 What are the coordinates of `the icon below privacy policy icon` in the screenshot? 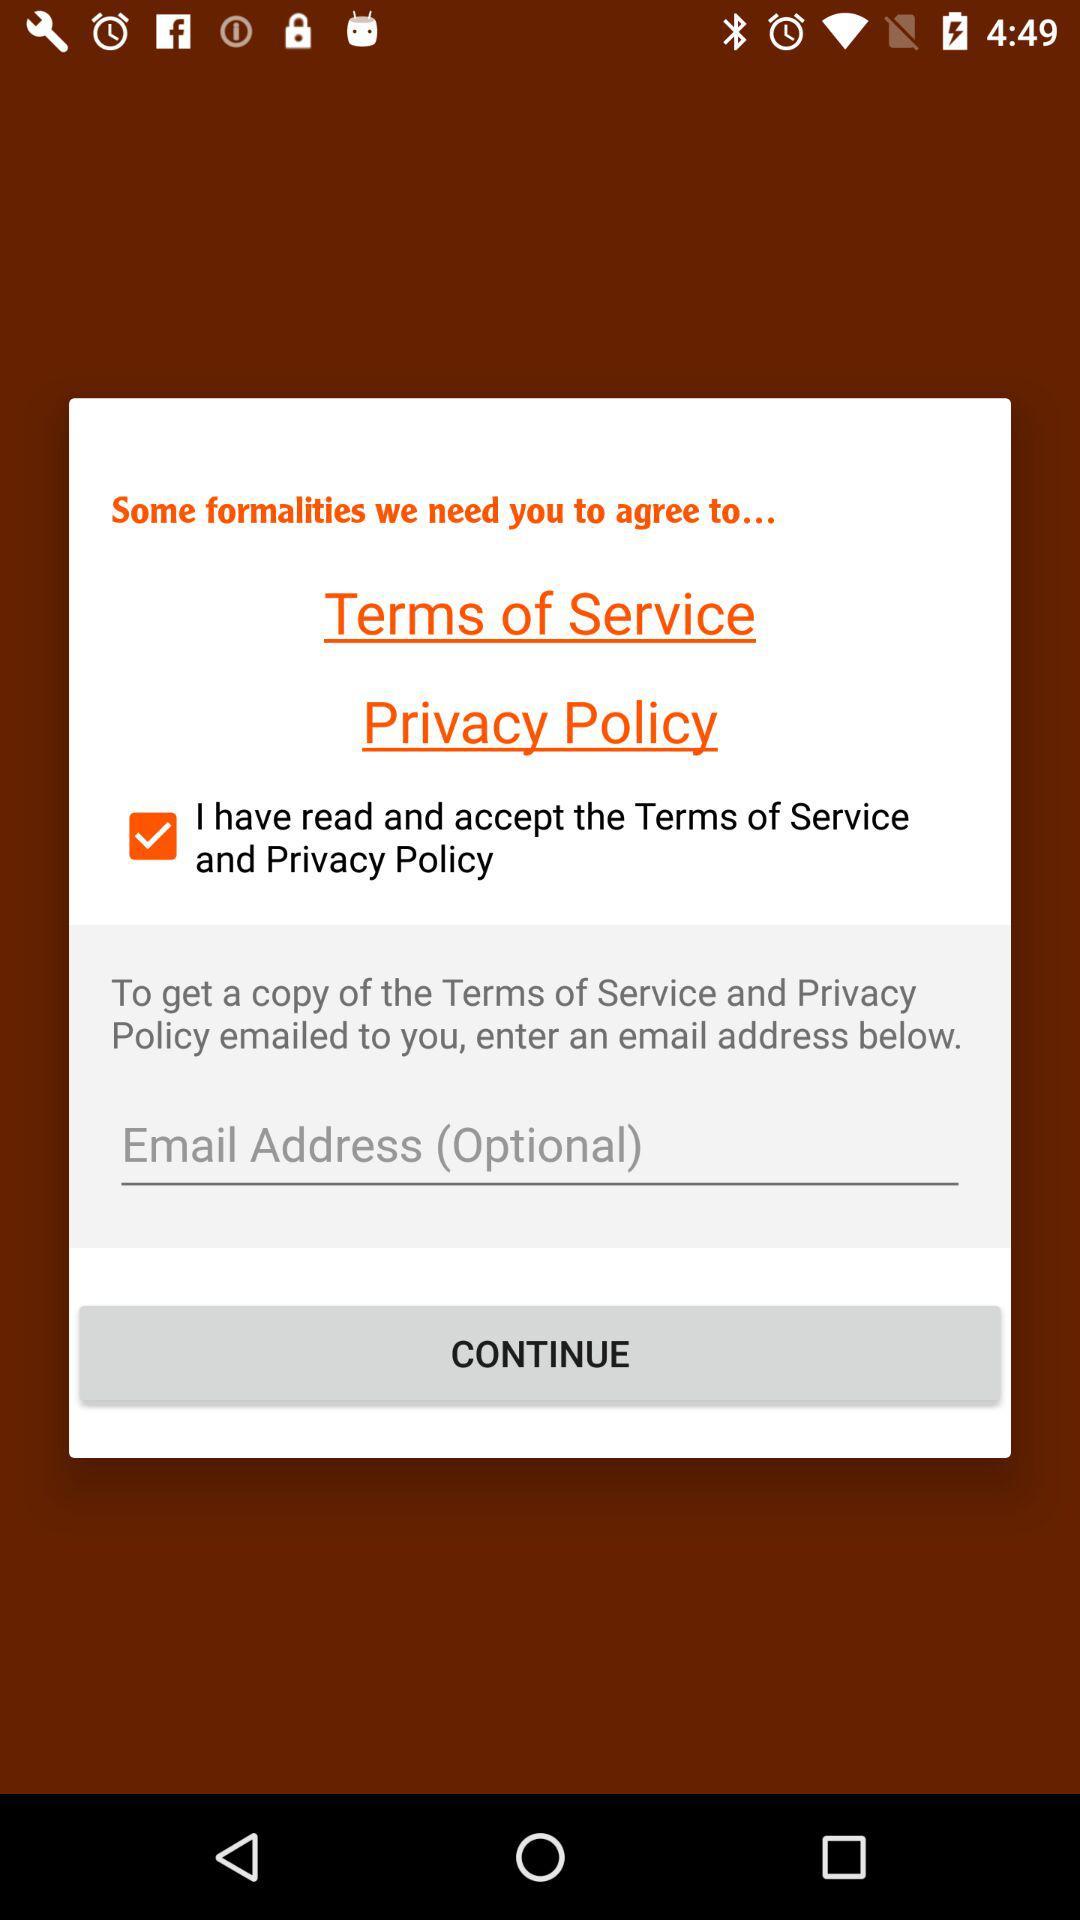 It's located at (540, 836).